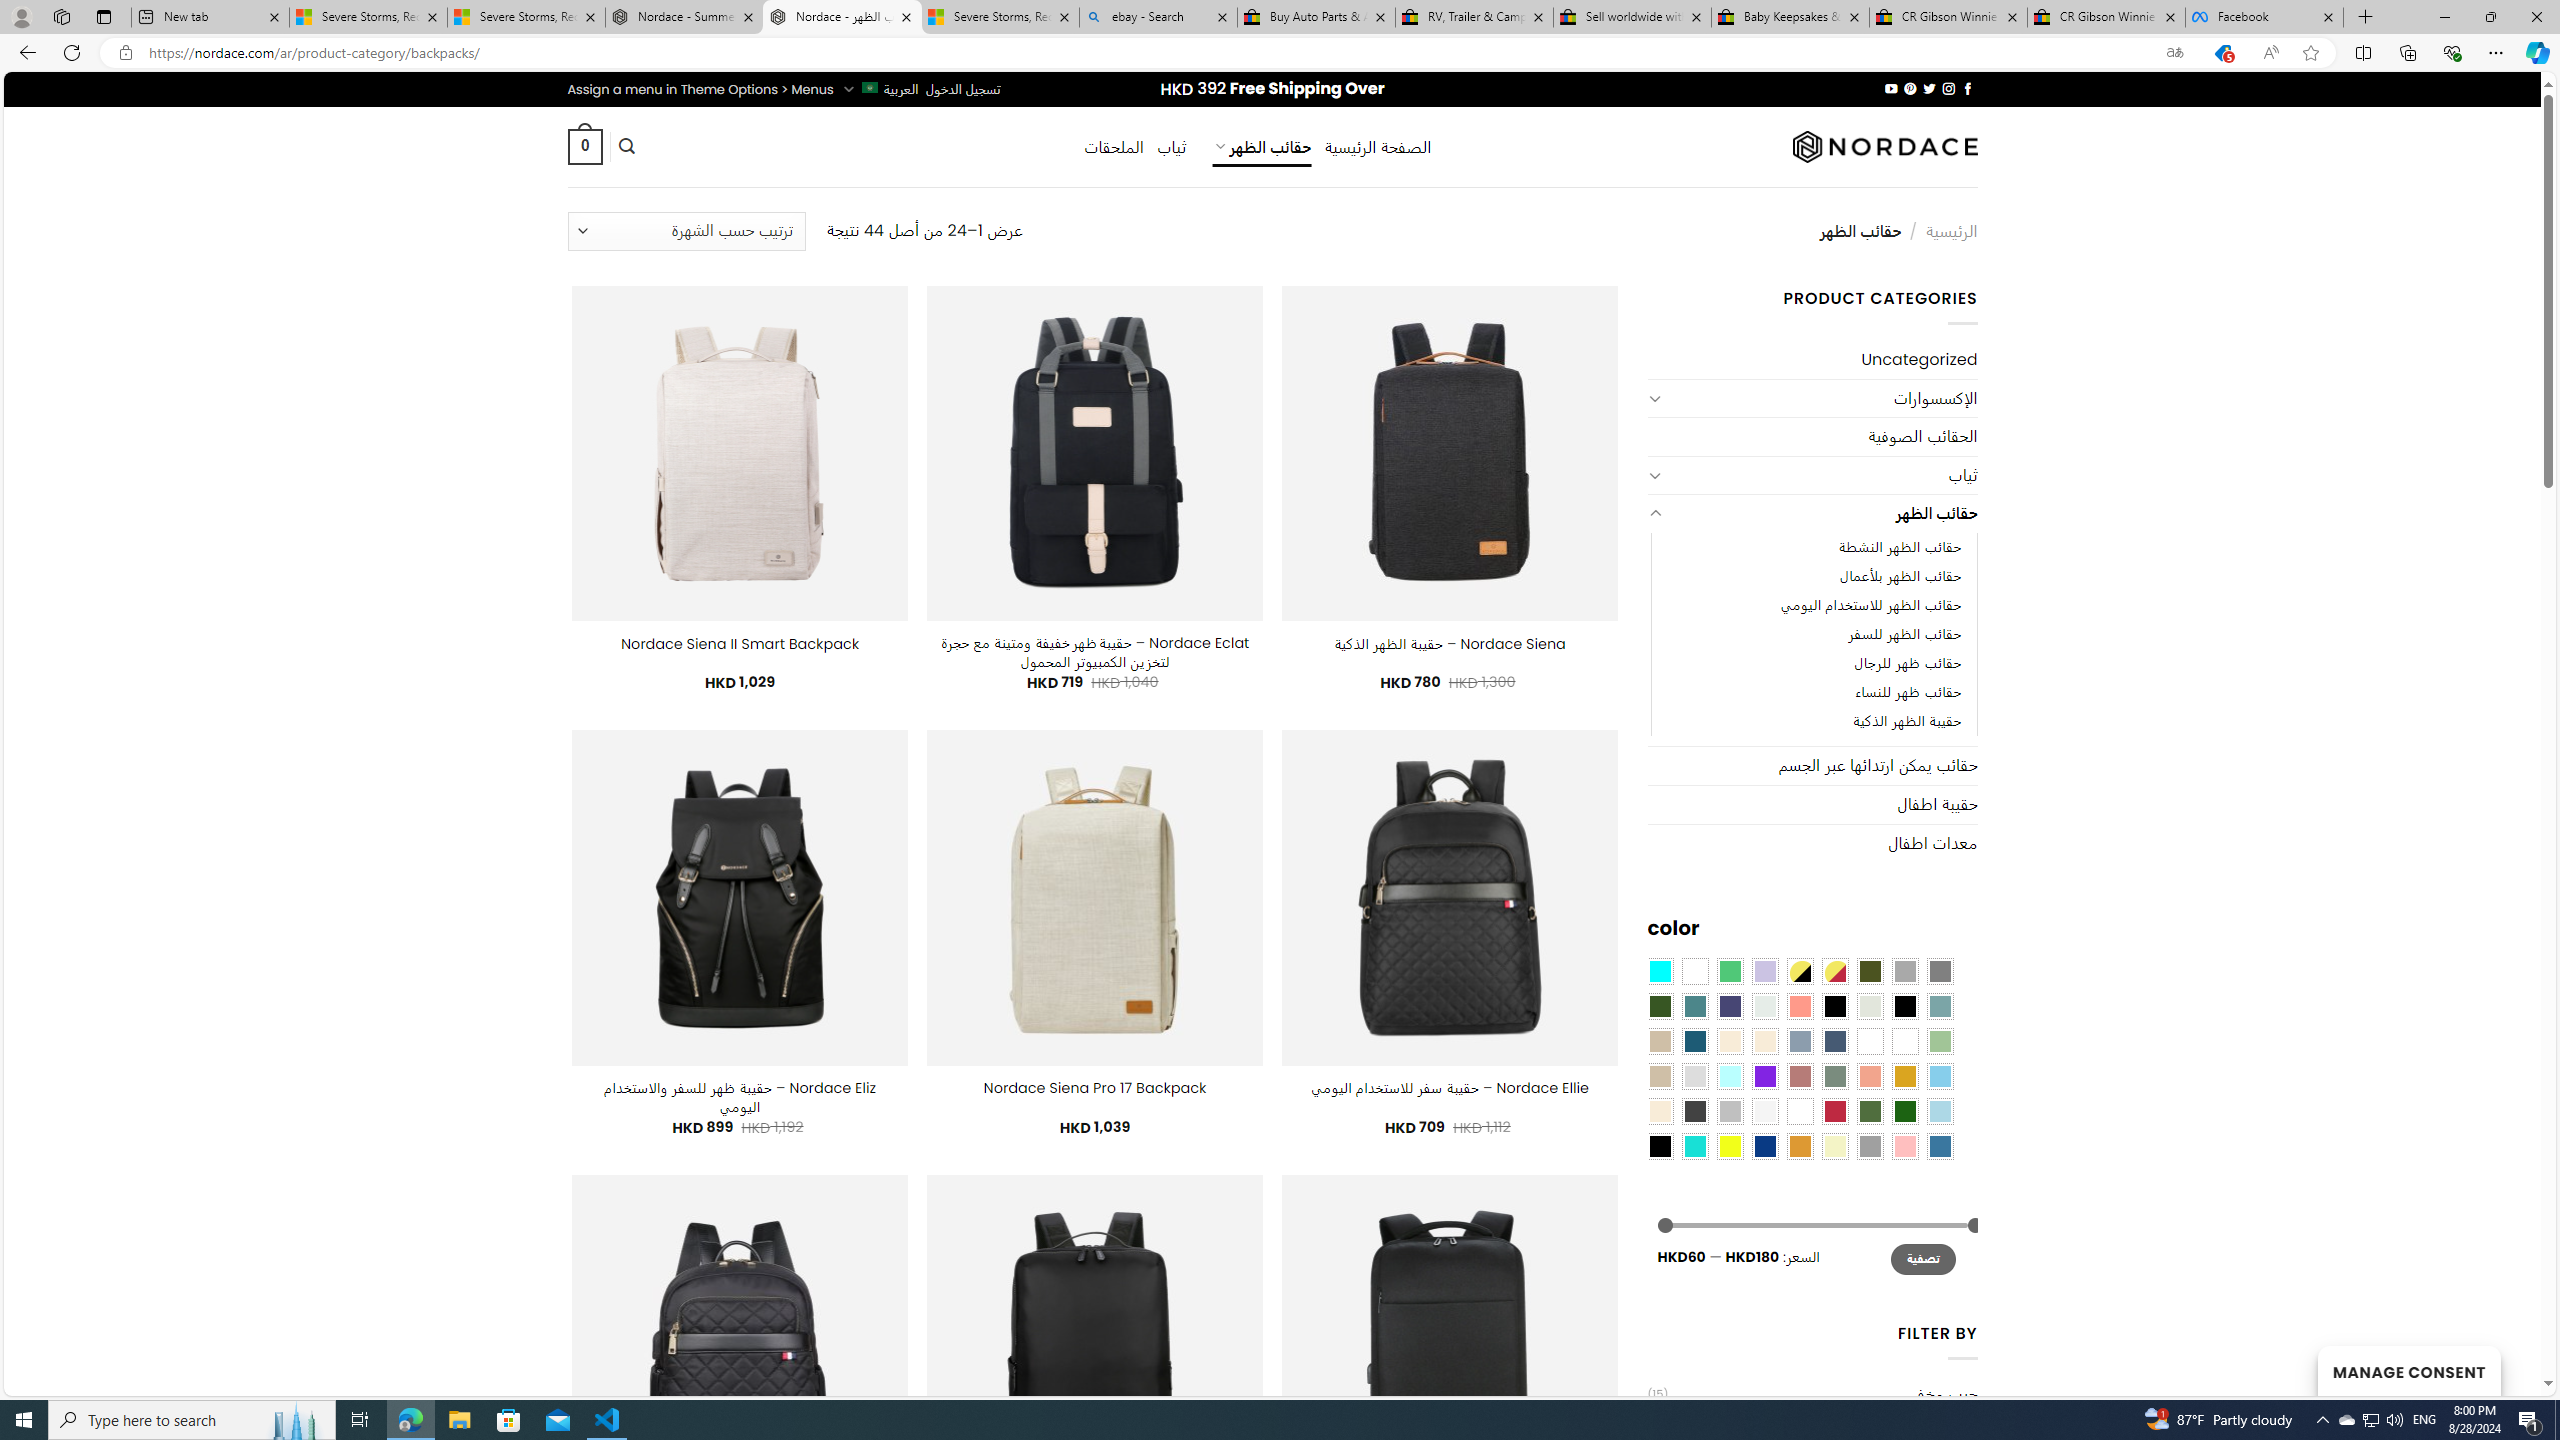  Describe the element at coordinates (2173, 53) in the screenshot. I see `'Show translate options'` at that location.